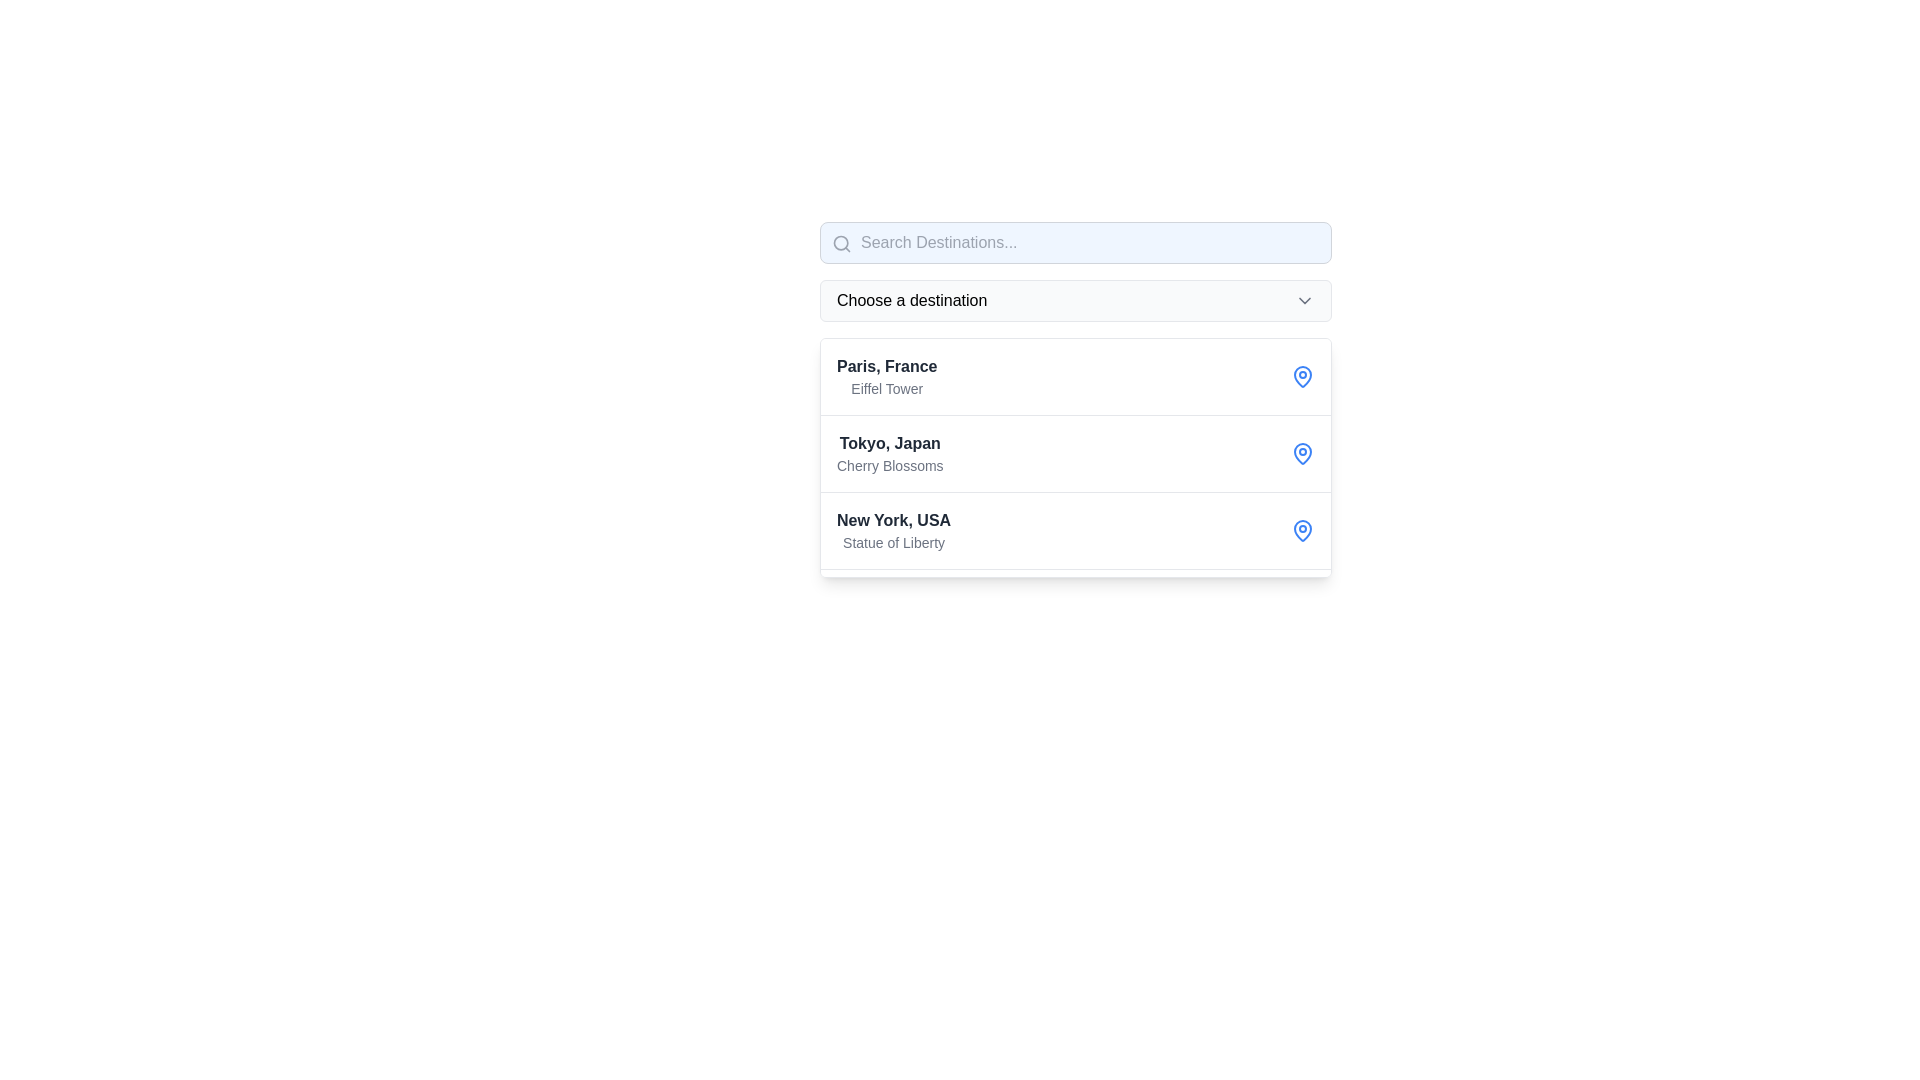  What do you see at coordinates (893, 519) in the screenshot?
I see `the Text Label displaying 'New York, USA' in bold gray font located under the third group in the dropdown list` at bounding box center [893, 519].